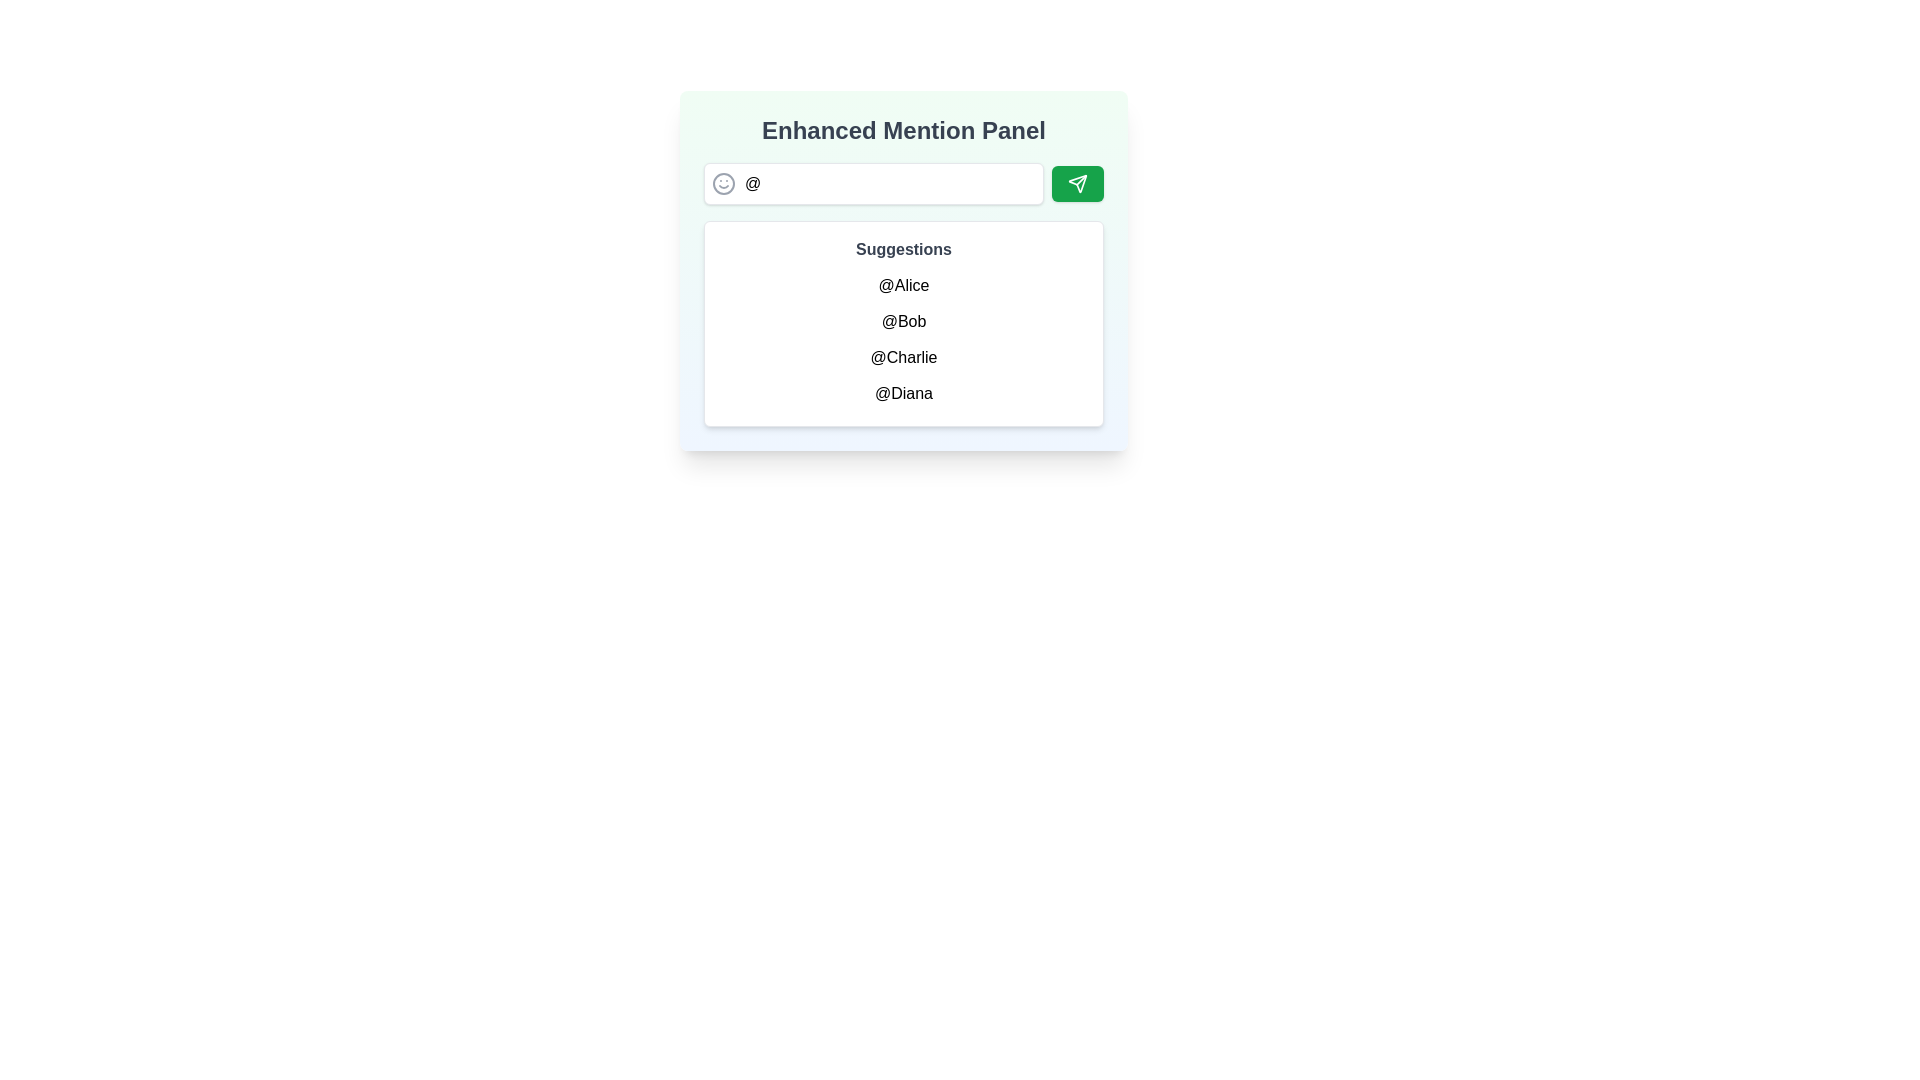 The image size is (1920, 1080). What do you see at coordinates (902, 285) in the screenshot?
I see `the interactive list item styled as '@Alice'` at bounding box center [902, 285].